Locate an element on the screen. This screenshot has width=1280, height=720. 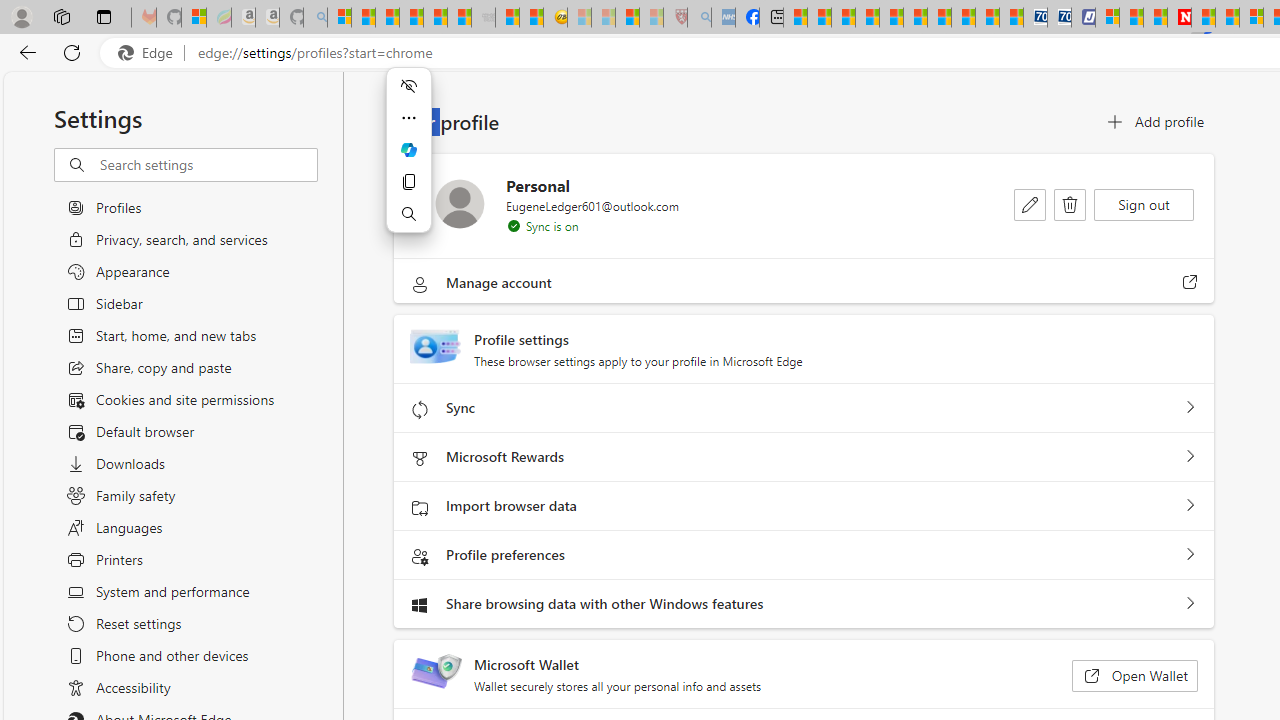
'Mini menu on text selection' is located at coordinates (407, 161).